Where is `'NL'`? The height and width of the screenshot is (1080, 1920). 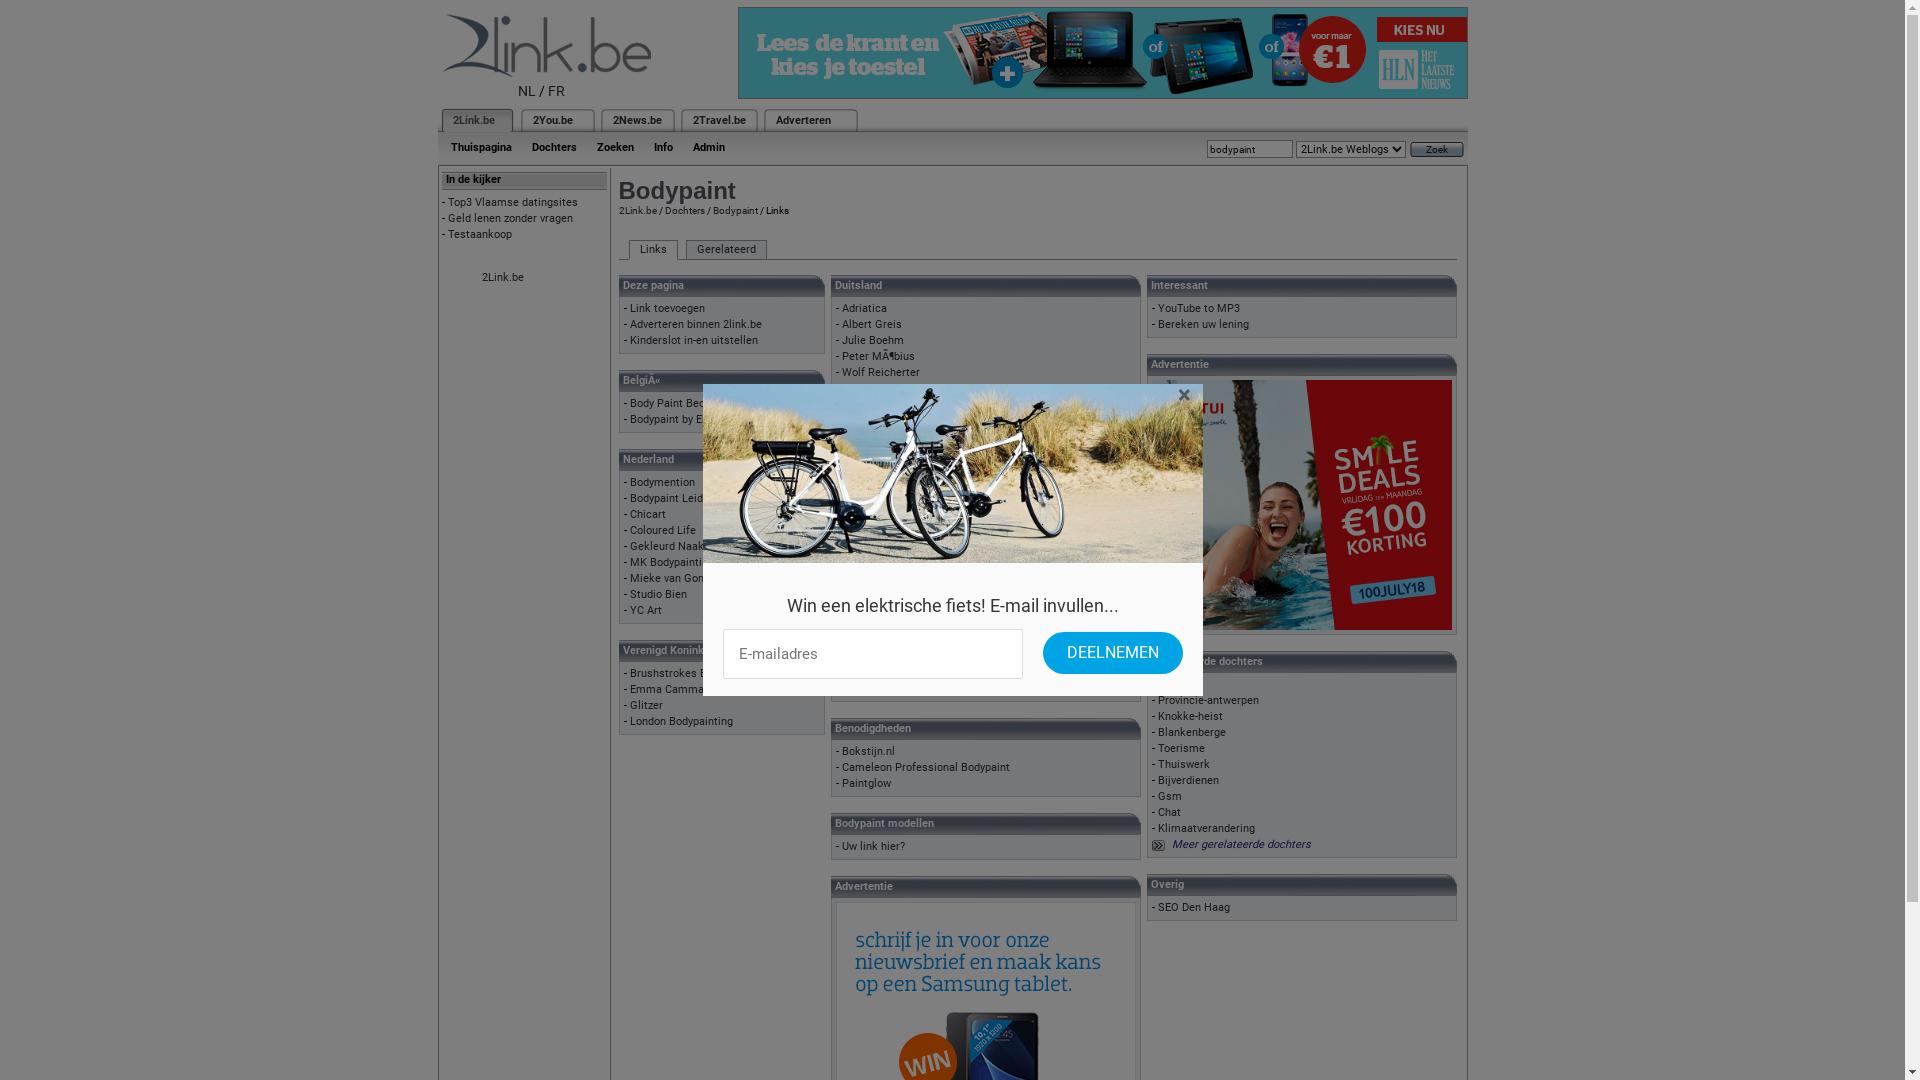 'NL' is located at coordinates (527, 91).